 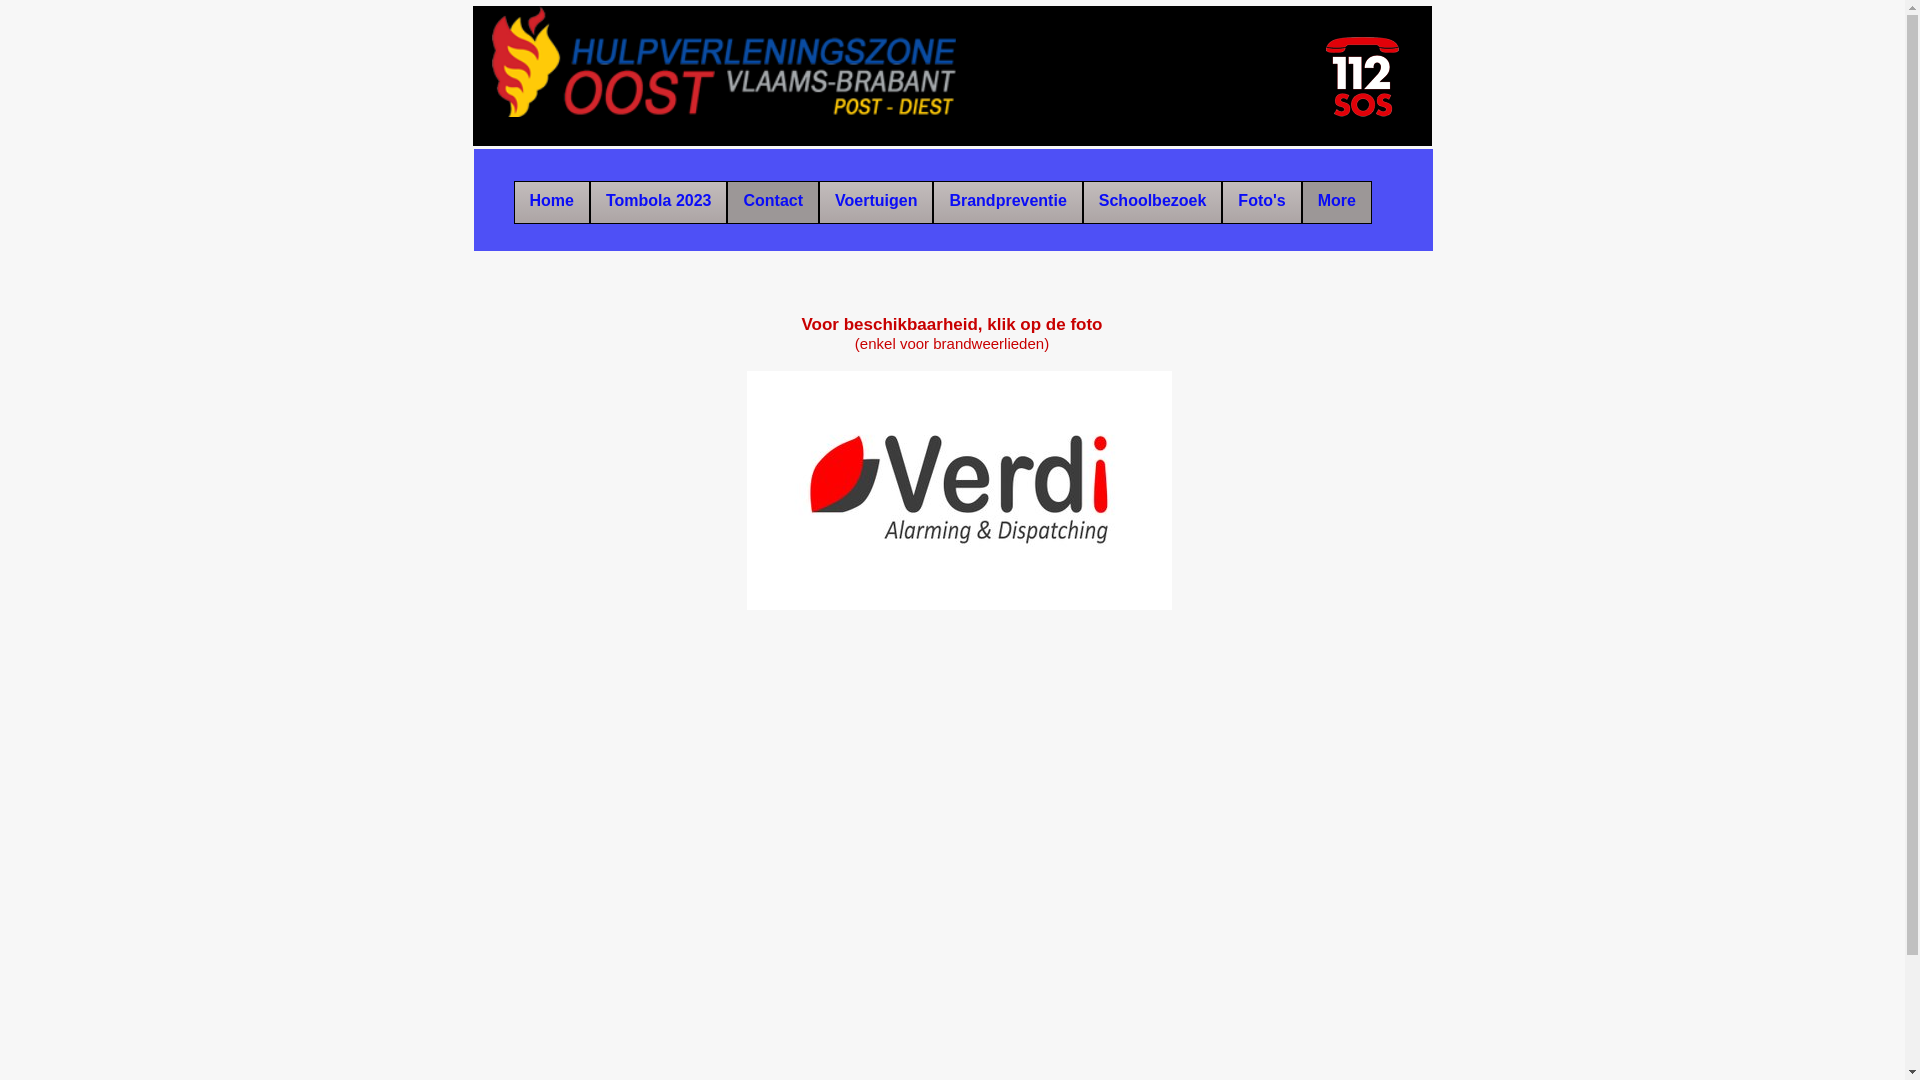 I want to click on 'Schoolbezoek', so click(x=1152, y=202).